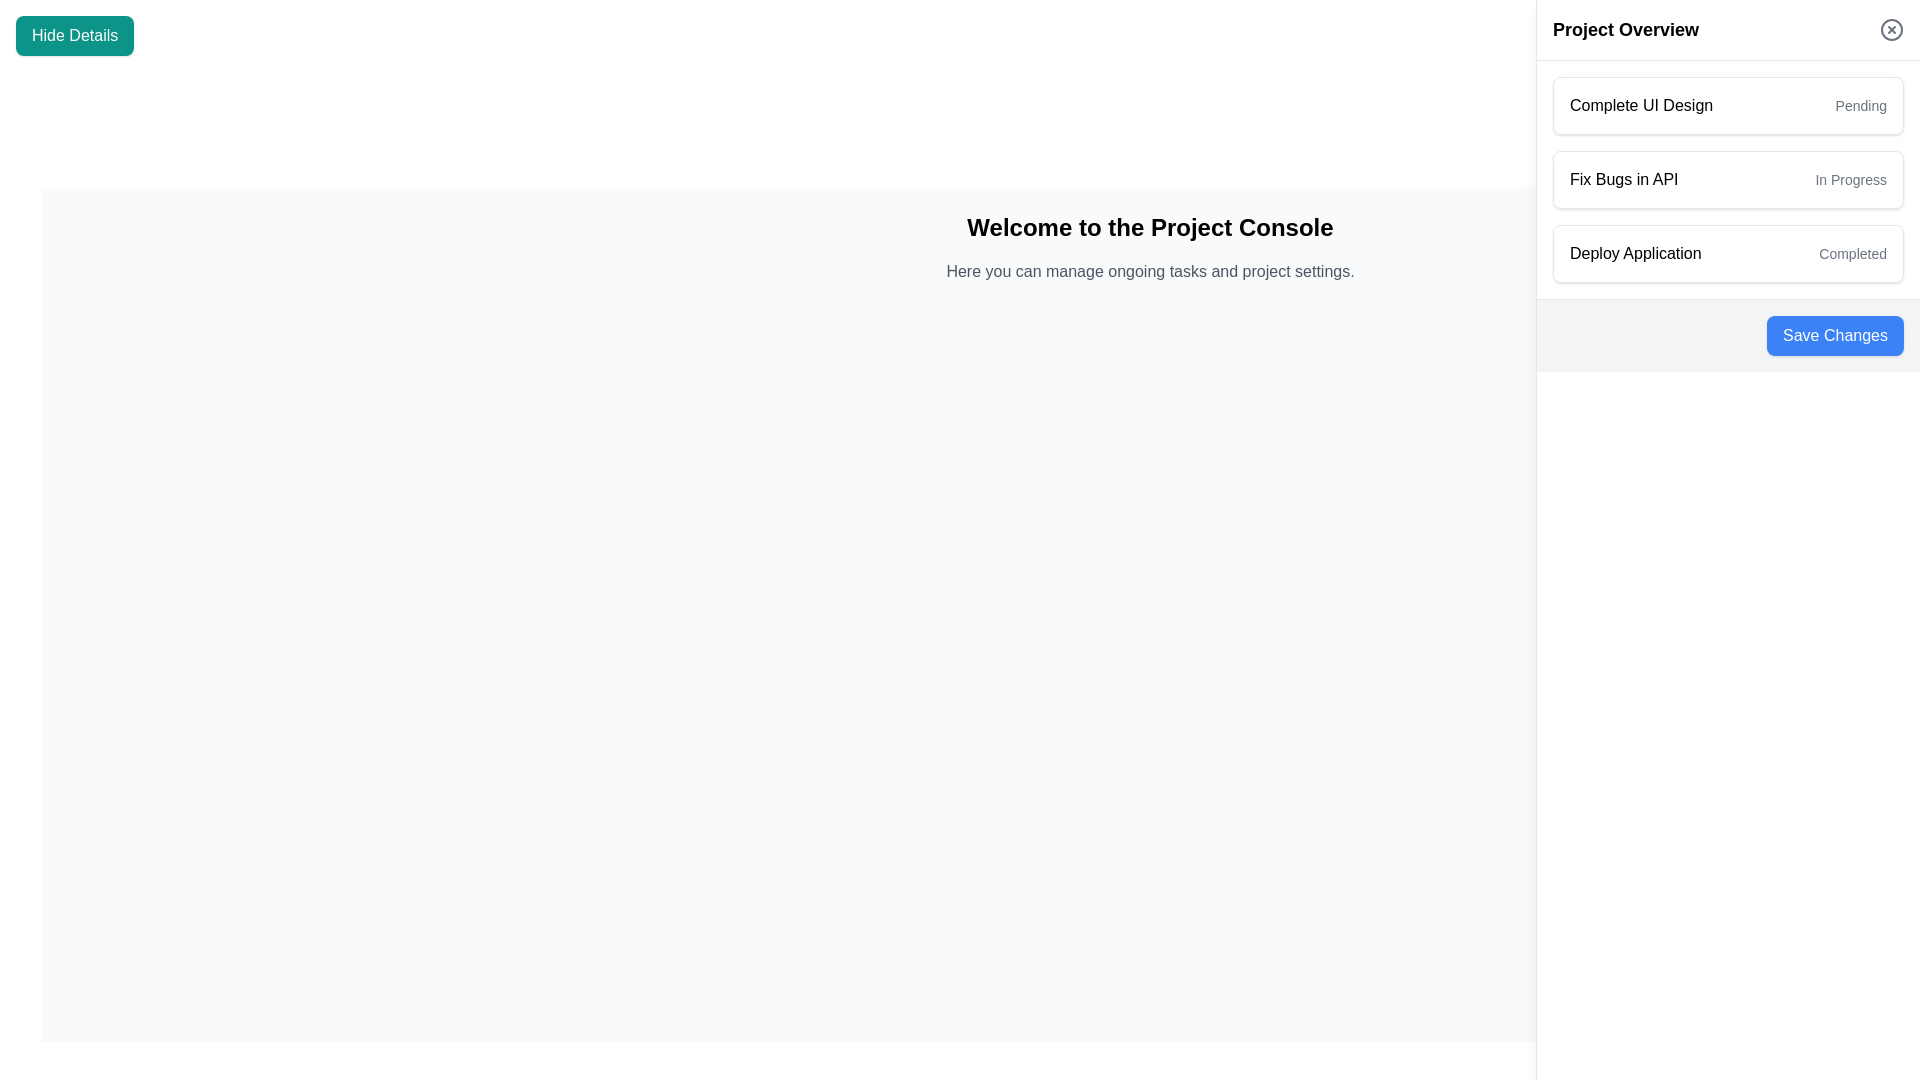 The image size is (1920, 1080). What do you see at coordinates (1852, 253) in the screenshot?
I see `the 'Completed' text label, which is styled in gray and positioned to the right of 'Deploy Application' in the 'Project Overview' panel` at bounding box center [1852, 253].